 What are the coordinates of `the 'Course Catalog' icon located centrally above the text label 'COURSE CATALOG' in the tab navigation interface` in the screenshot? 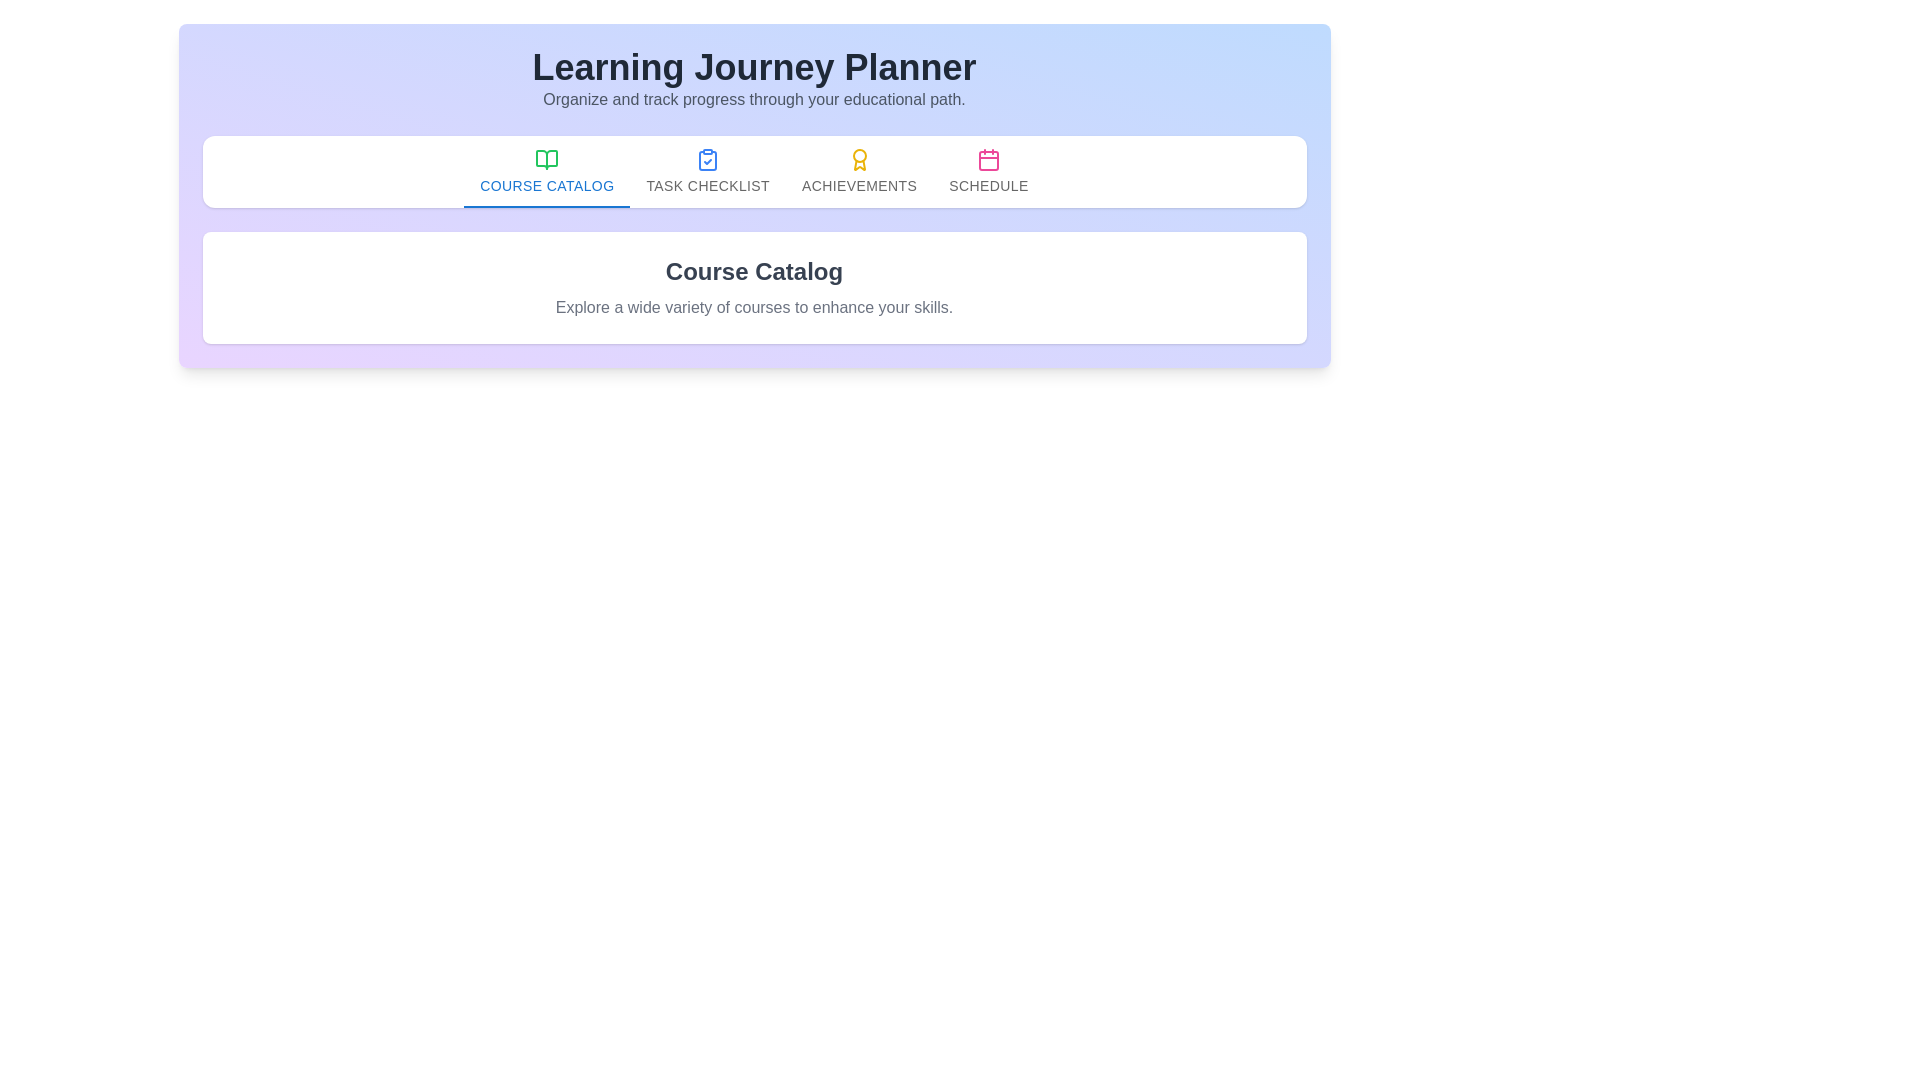 It's located at (547, 159).